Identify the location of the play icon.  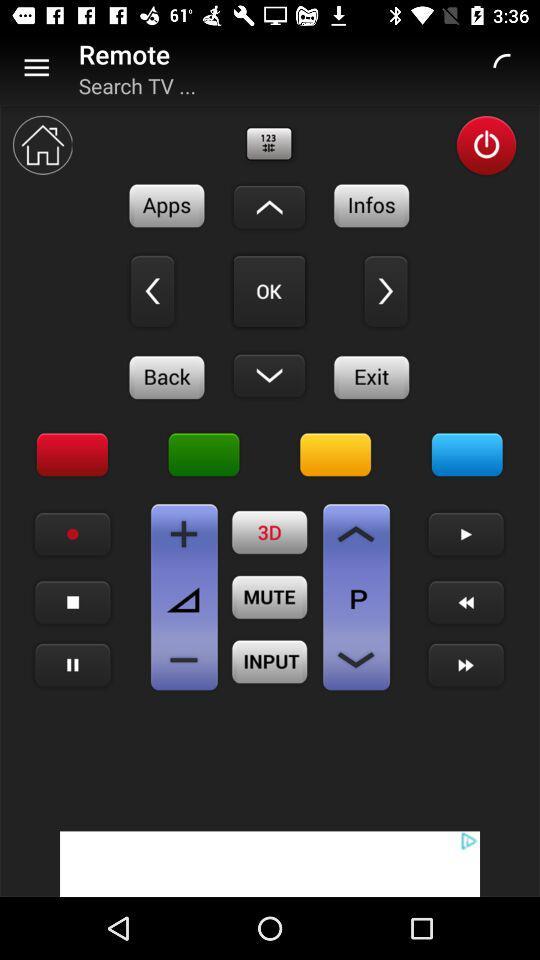
(466, 533).